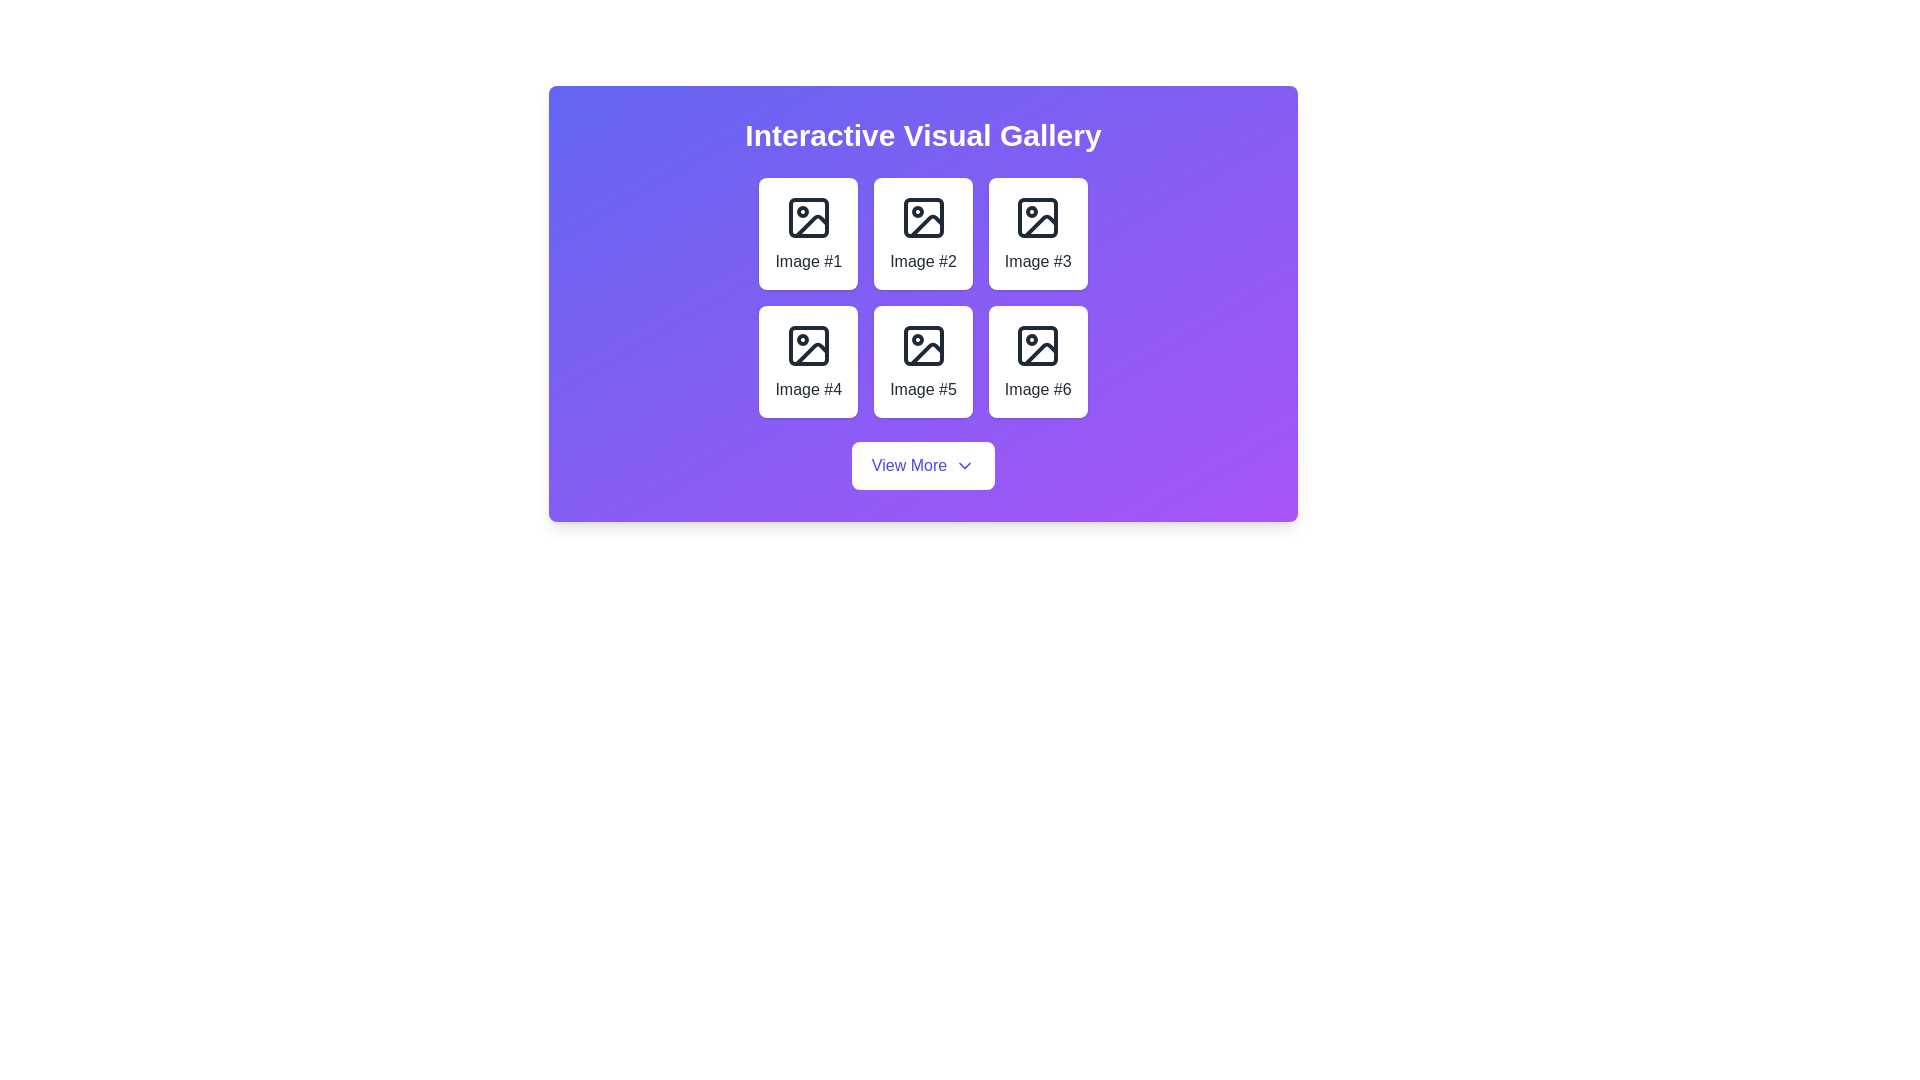  What do you see at coordinates (808, 345) in the screenshot?
I see `the fourth image thumbnail in the 'Interactive Visual Gallery' section, labeled 'Image #4'` at bounding box center [808, 345].